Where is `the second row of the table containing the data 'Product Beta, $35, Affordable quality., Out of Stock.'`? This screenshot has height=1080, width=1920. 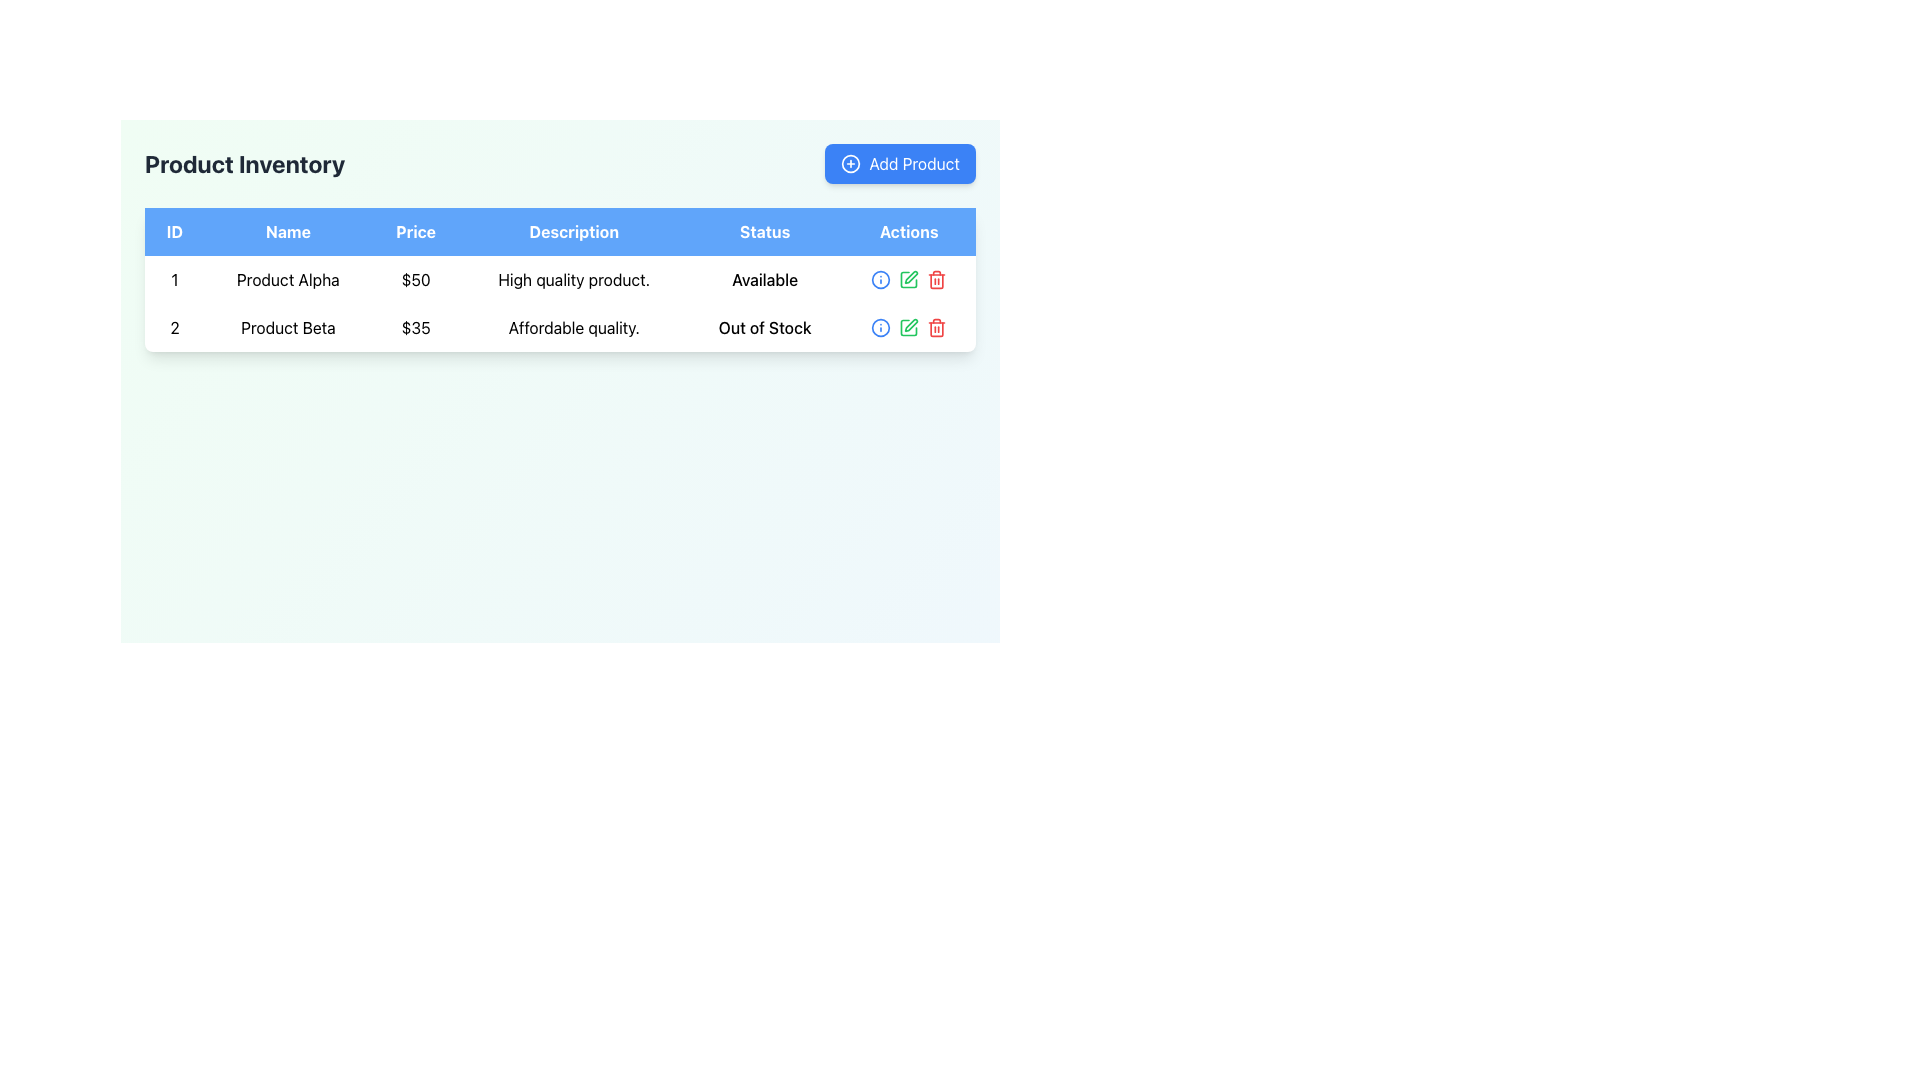 the second row of the table containing the data 'Product Beta, $35, Affordable quality., Out of Stock.' is located at coordinates (560, 326).